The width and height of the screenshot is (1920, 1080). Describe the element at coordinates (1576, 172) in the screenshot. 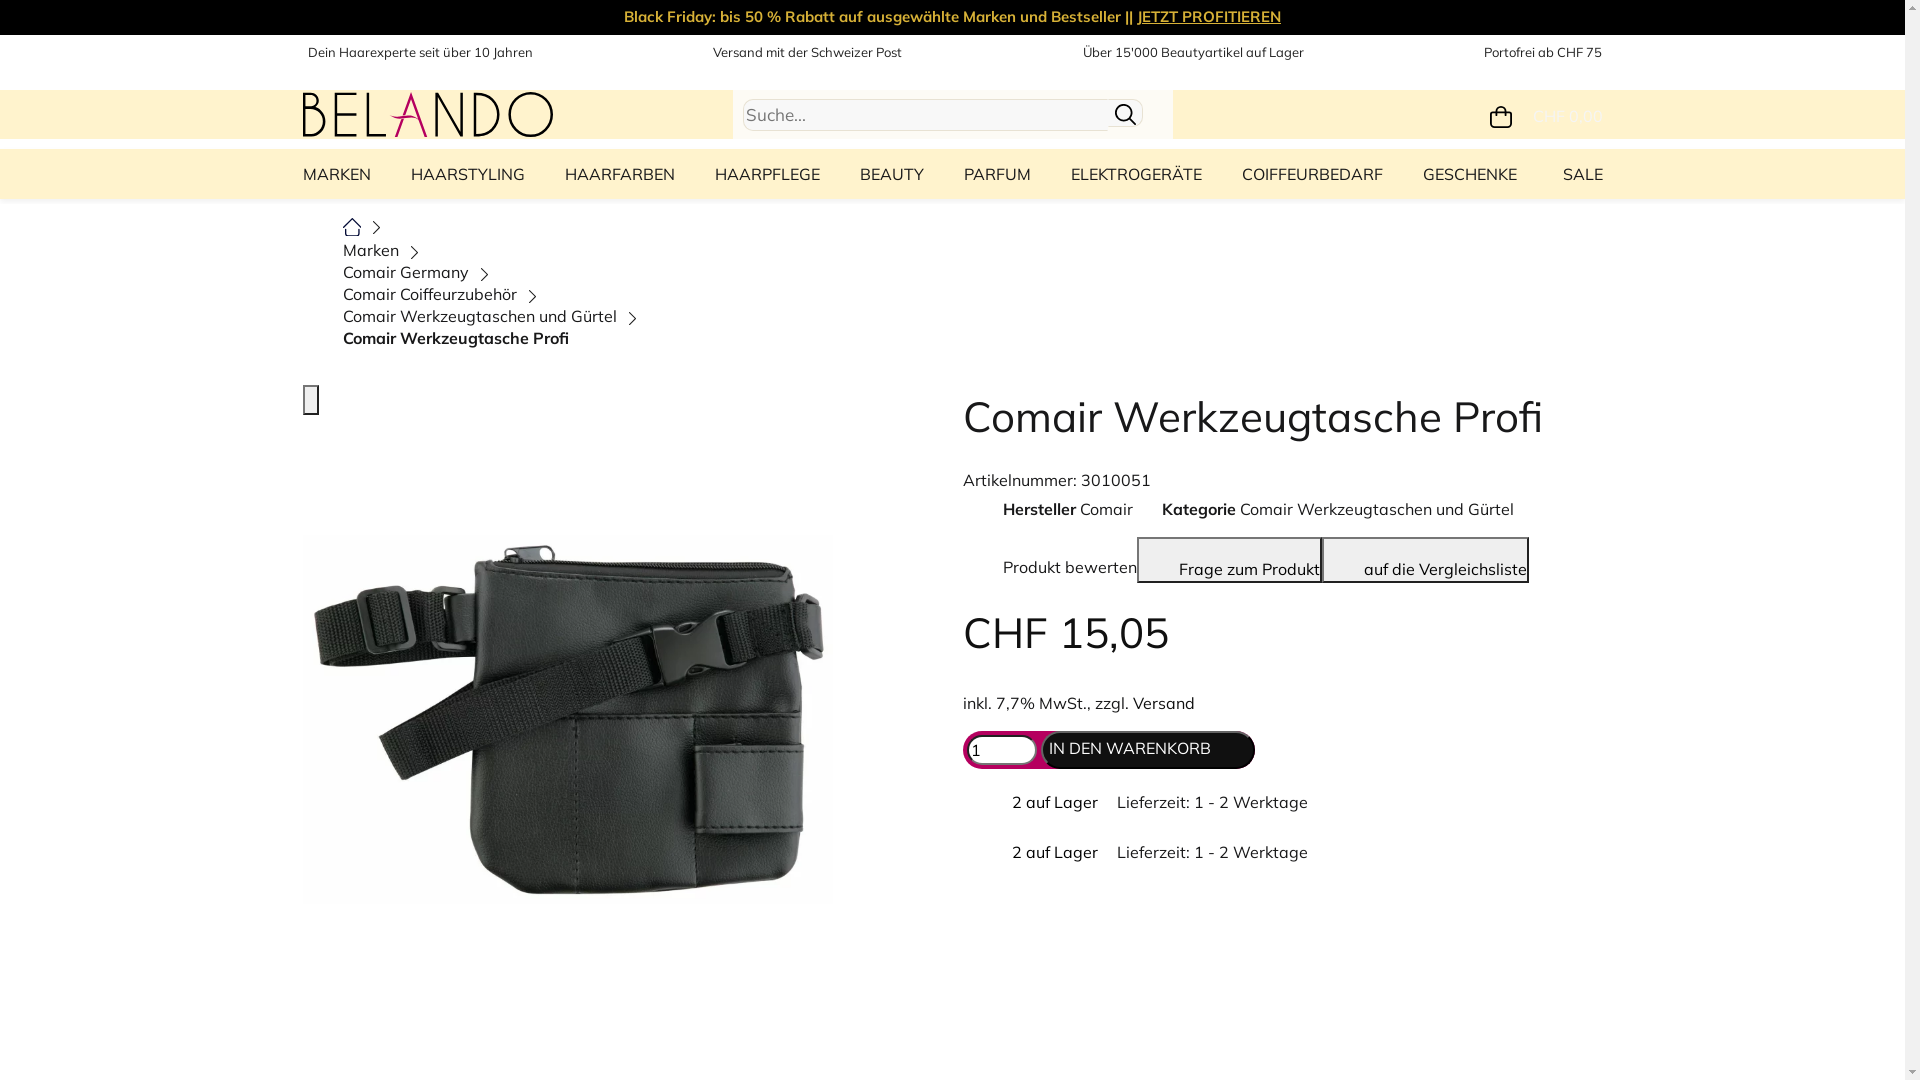

I see `'SALE'` at that location.